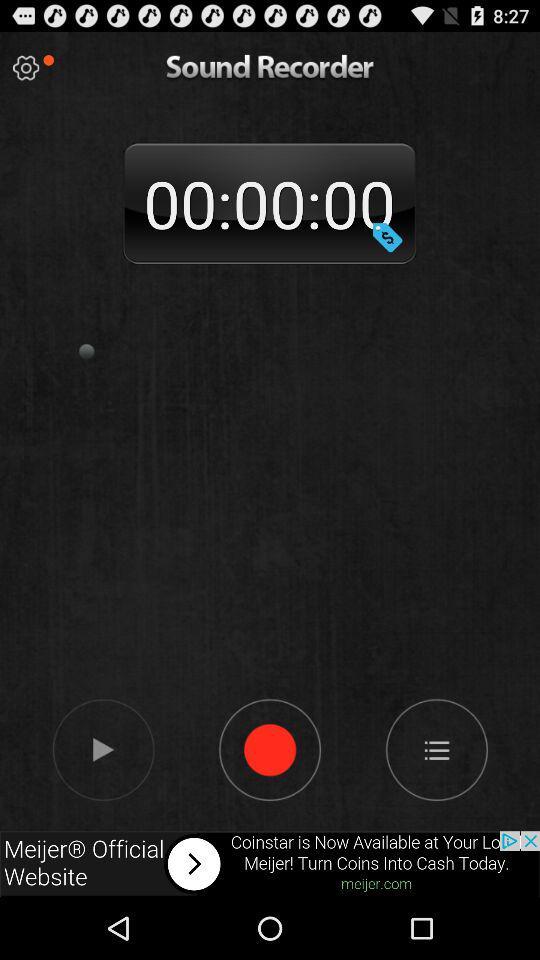 This screenshot has height=960, width=540. What do you see at coordinates (25, 68) in the screenshot?
I see `play` at bounding box center [25, 68].